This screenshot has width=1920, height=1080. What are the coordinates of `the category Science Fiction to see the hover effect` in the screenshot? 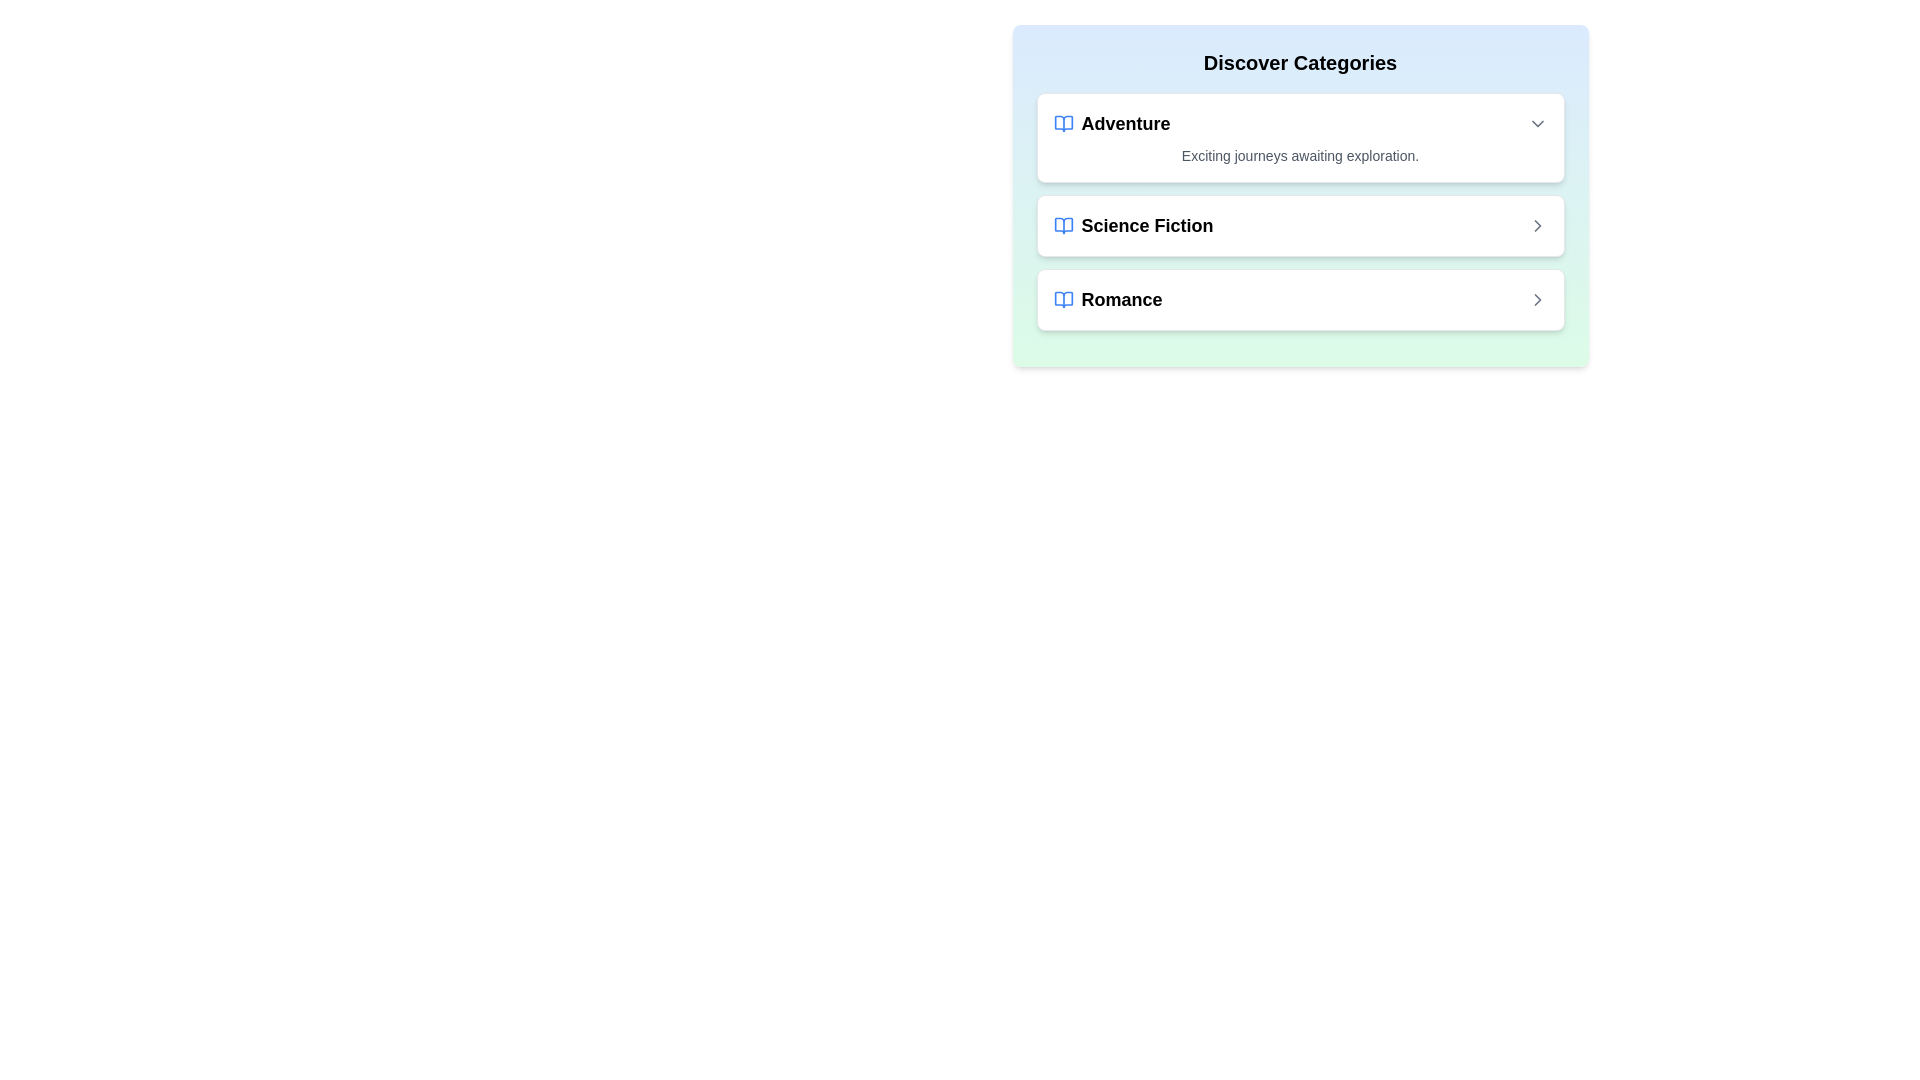 It's located at (1300, 225).